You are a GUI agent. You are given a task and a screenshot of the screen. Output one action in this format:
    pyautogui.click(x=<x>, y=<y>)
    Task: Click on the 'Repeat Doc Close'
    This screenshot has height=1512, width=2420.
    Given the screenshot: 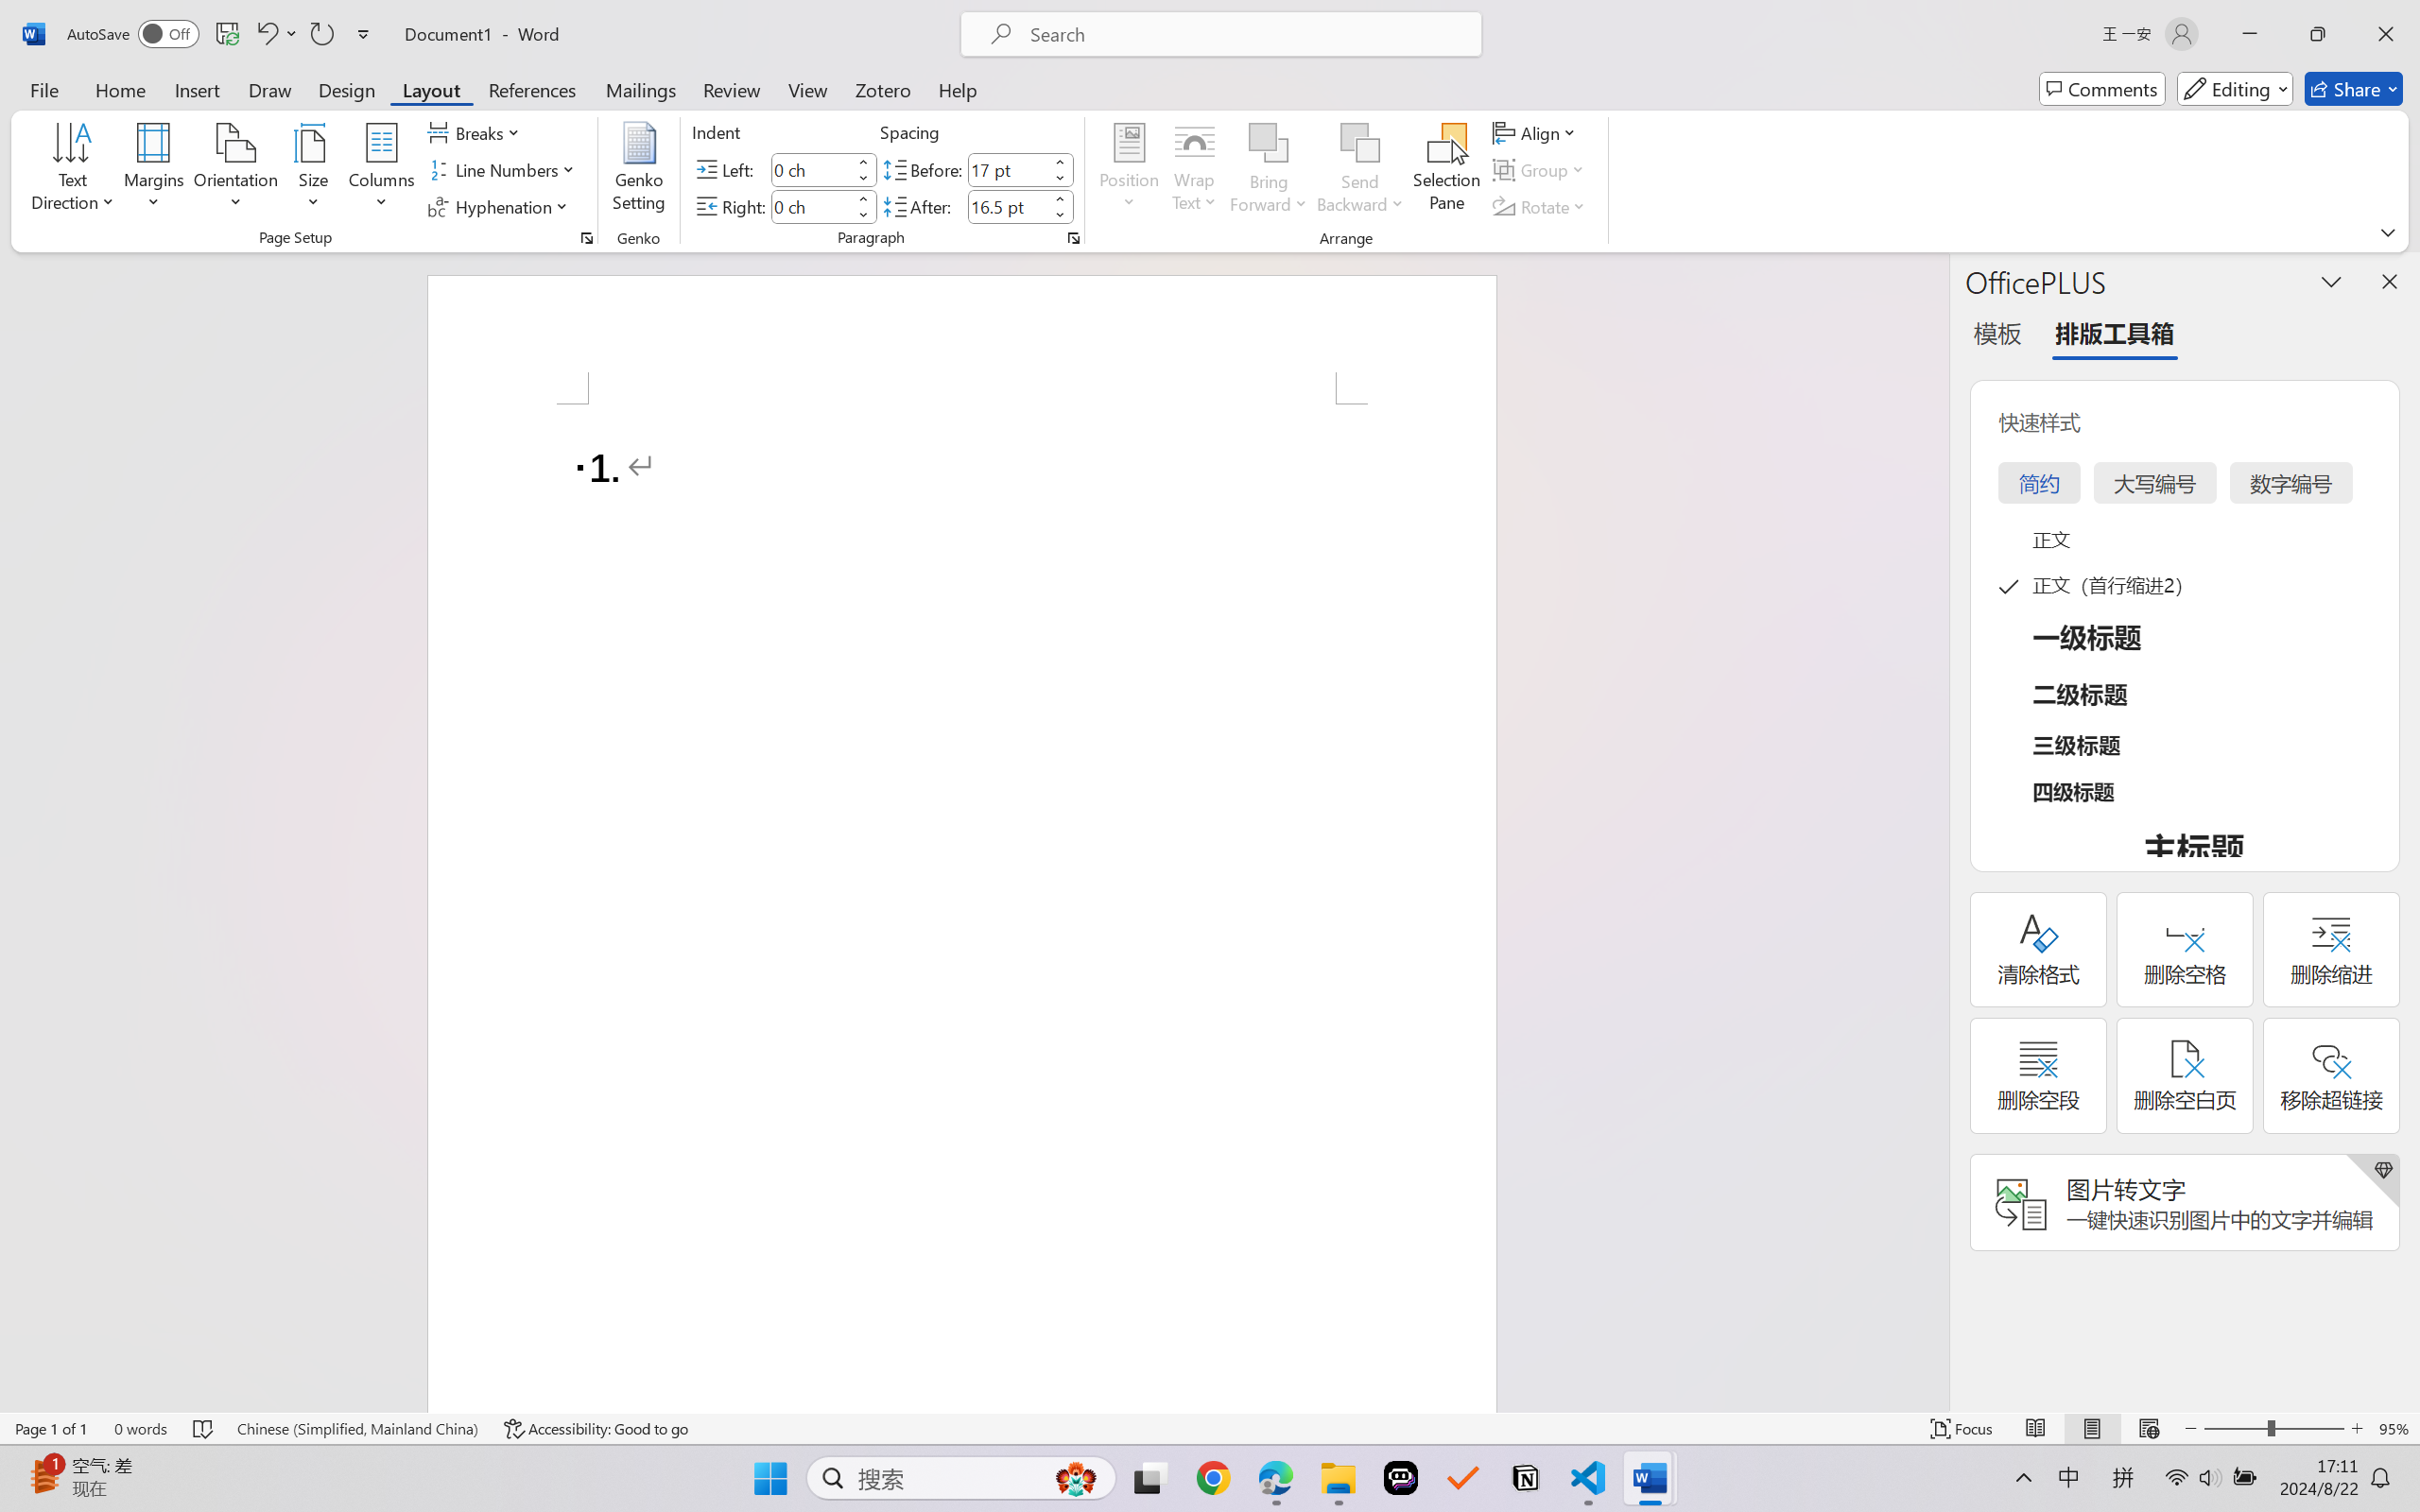 What is the action you would take?
    pyautogui.click(x=320, y=33)
    